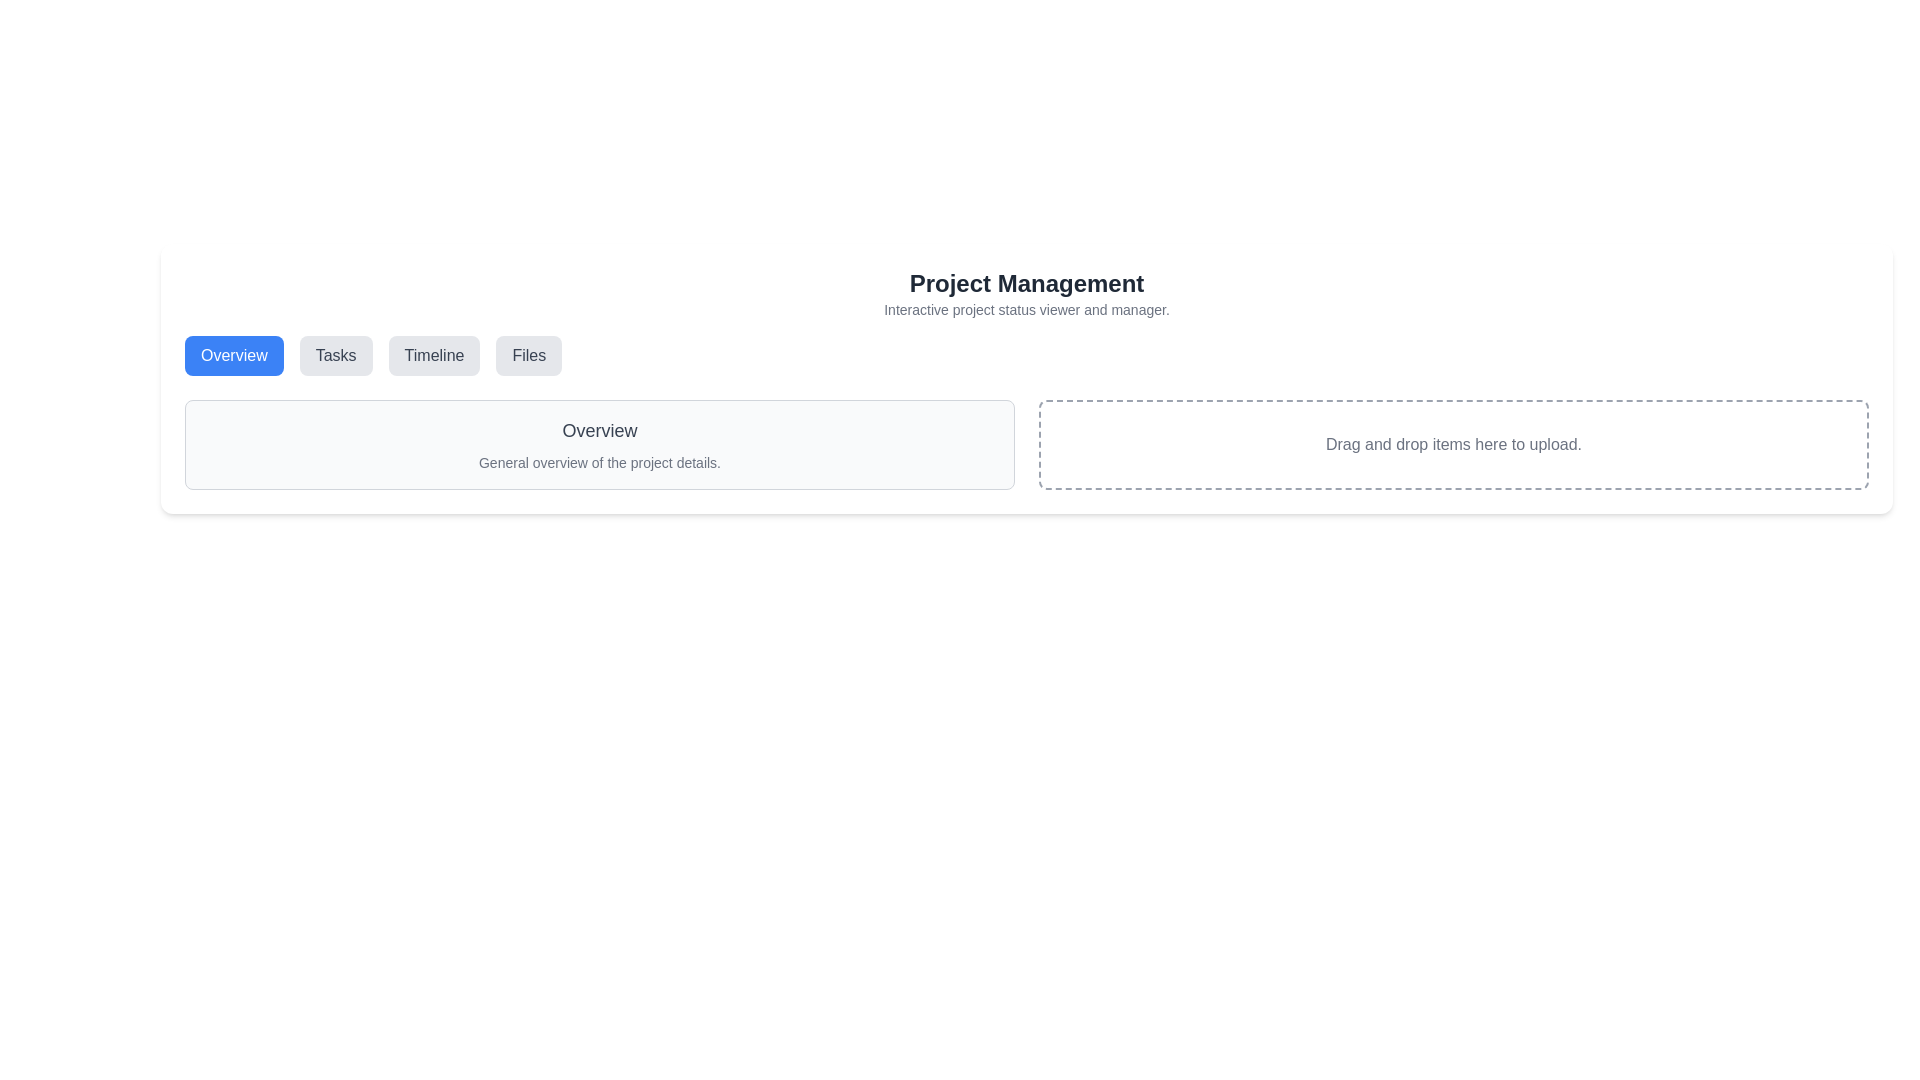  What do you see at coordinates (1027, 293) in the screenshot?
I see `the non-interactive title text that reads 'Project Management' with the subtitle 'Interactive project status viewer and manager.'` at bounding box center [1027, 293].